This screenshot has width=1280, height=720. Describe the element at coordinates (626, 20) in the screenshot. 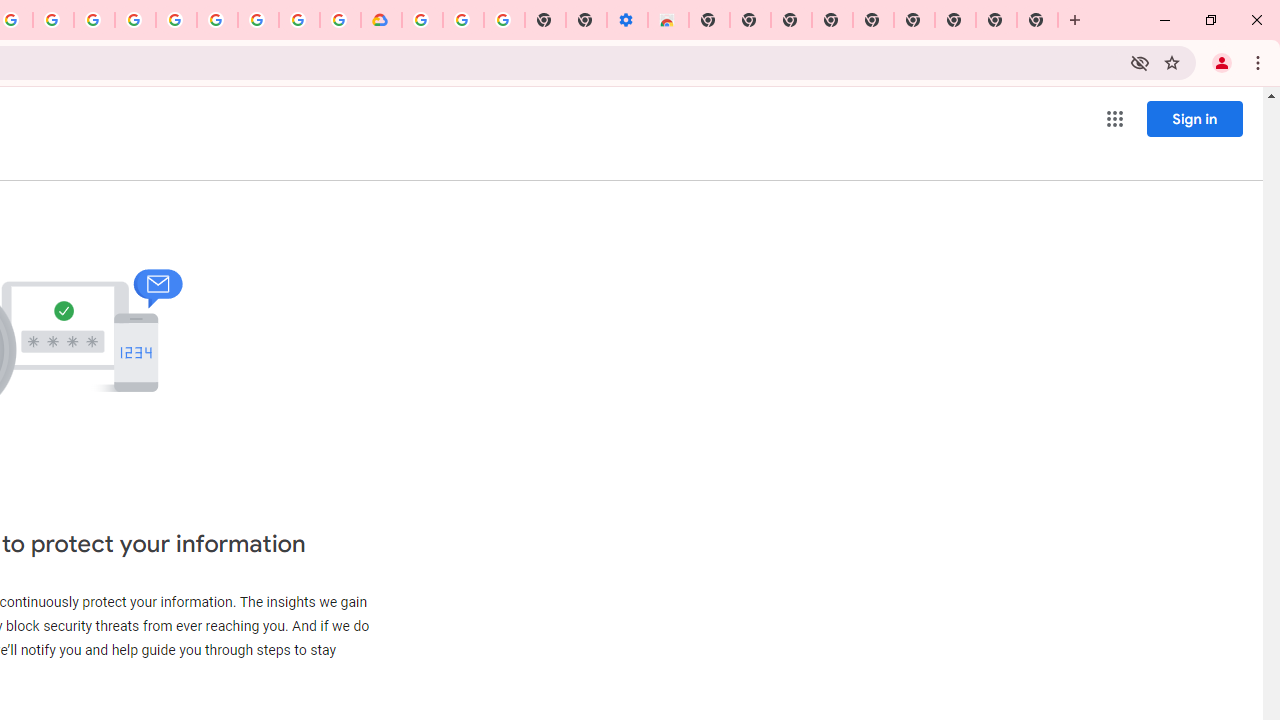

I see `'Settings - Accessibility'` at that location.